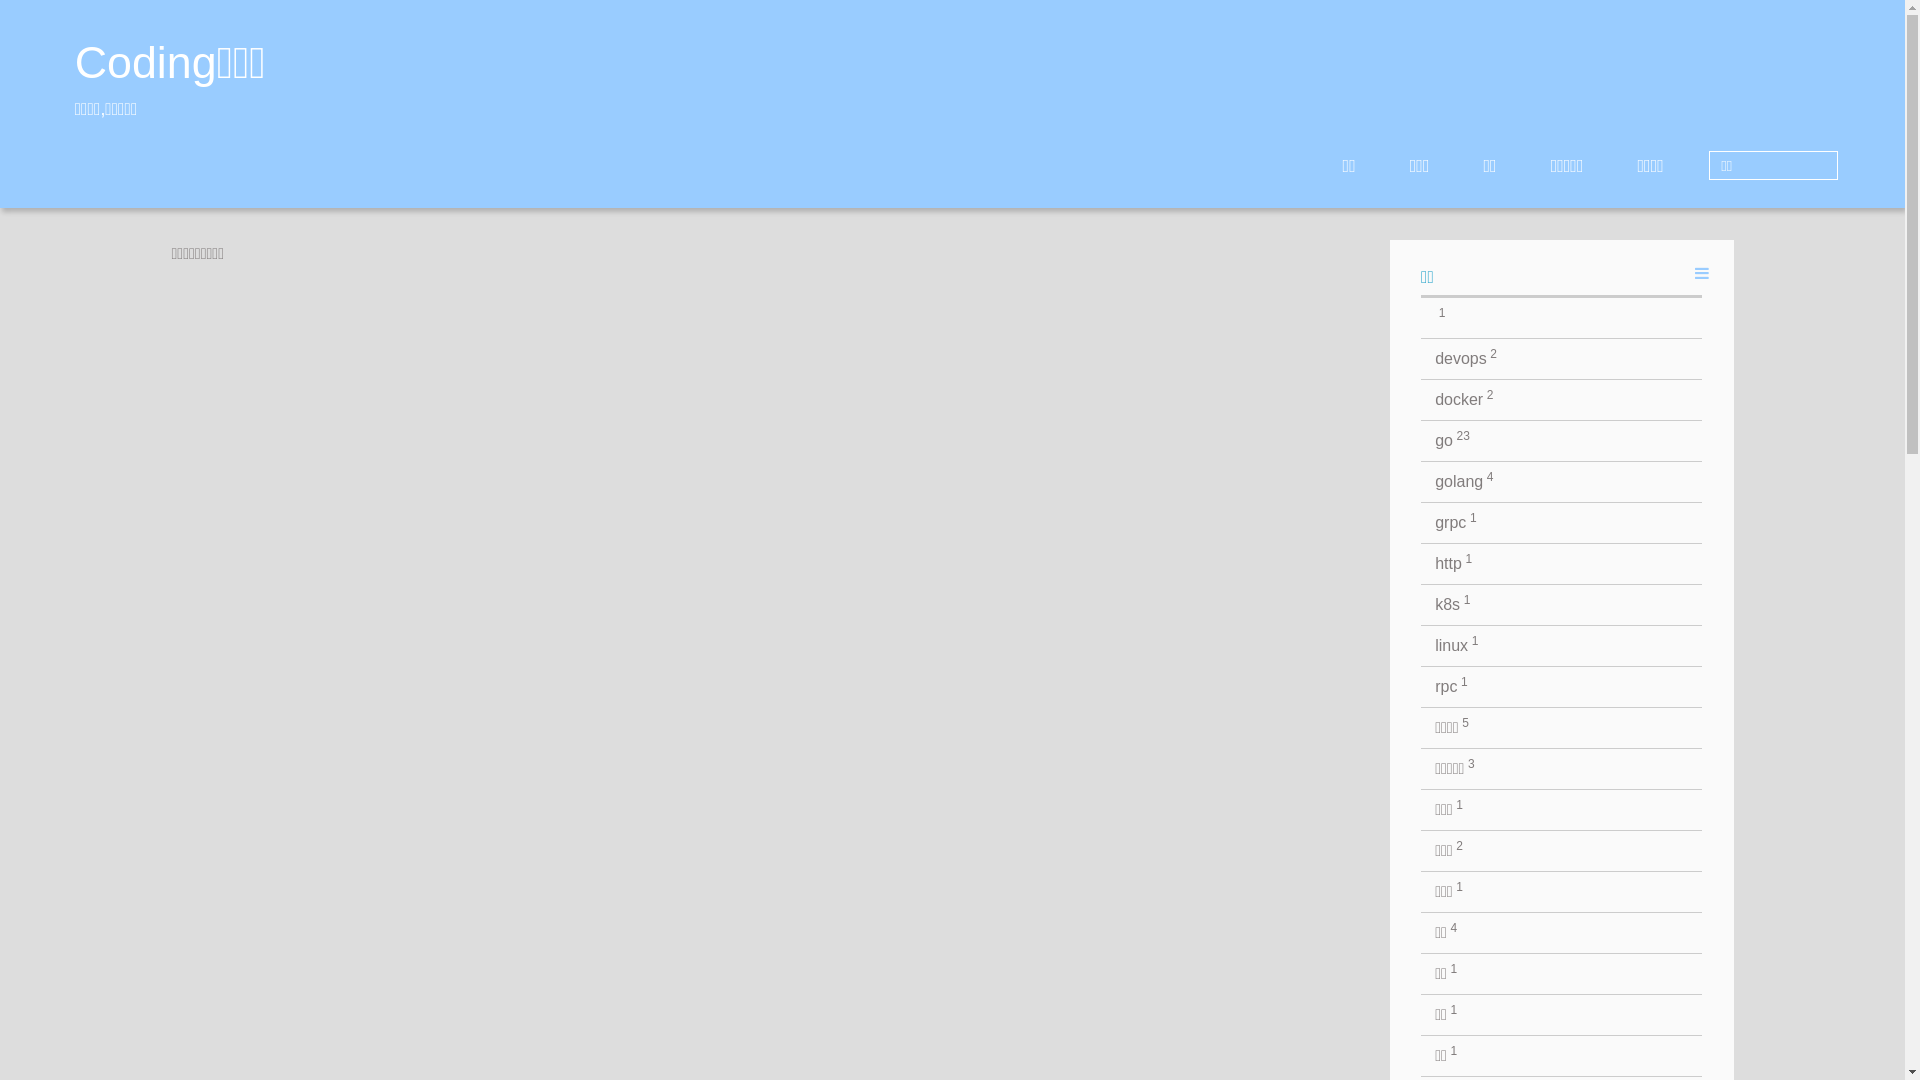  Describe the element at coordinates (1560, 604) in the screenshot. I see `'k8s1'` at that location.